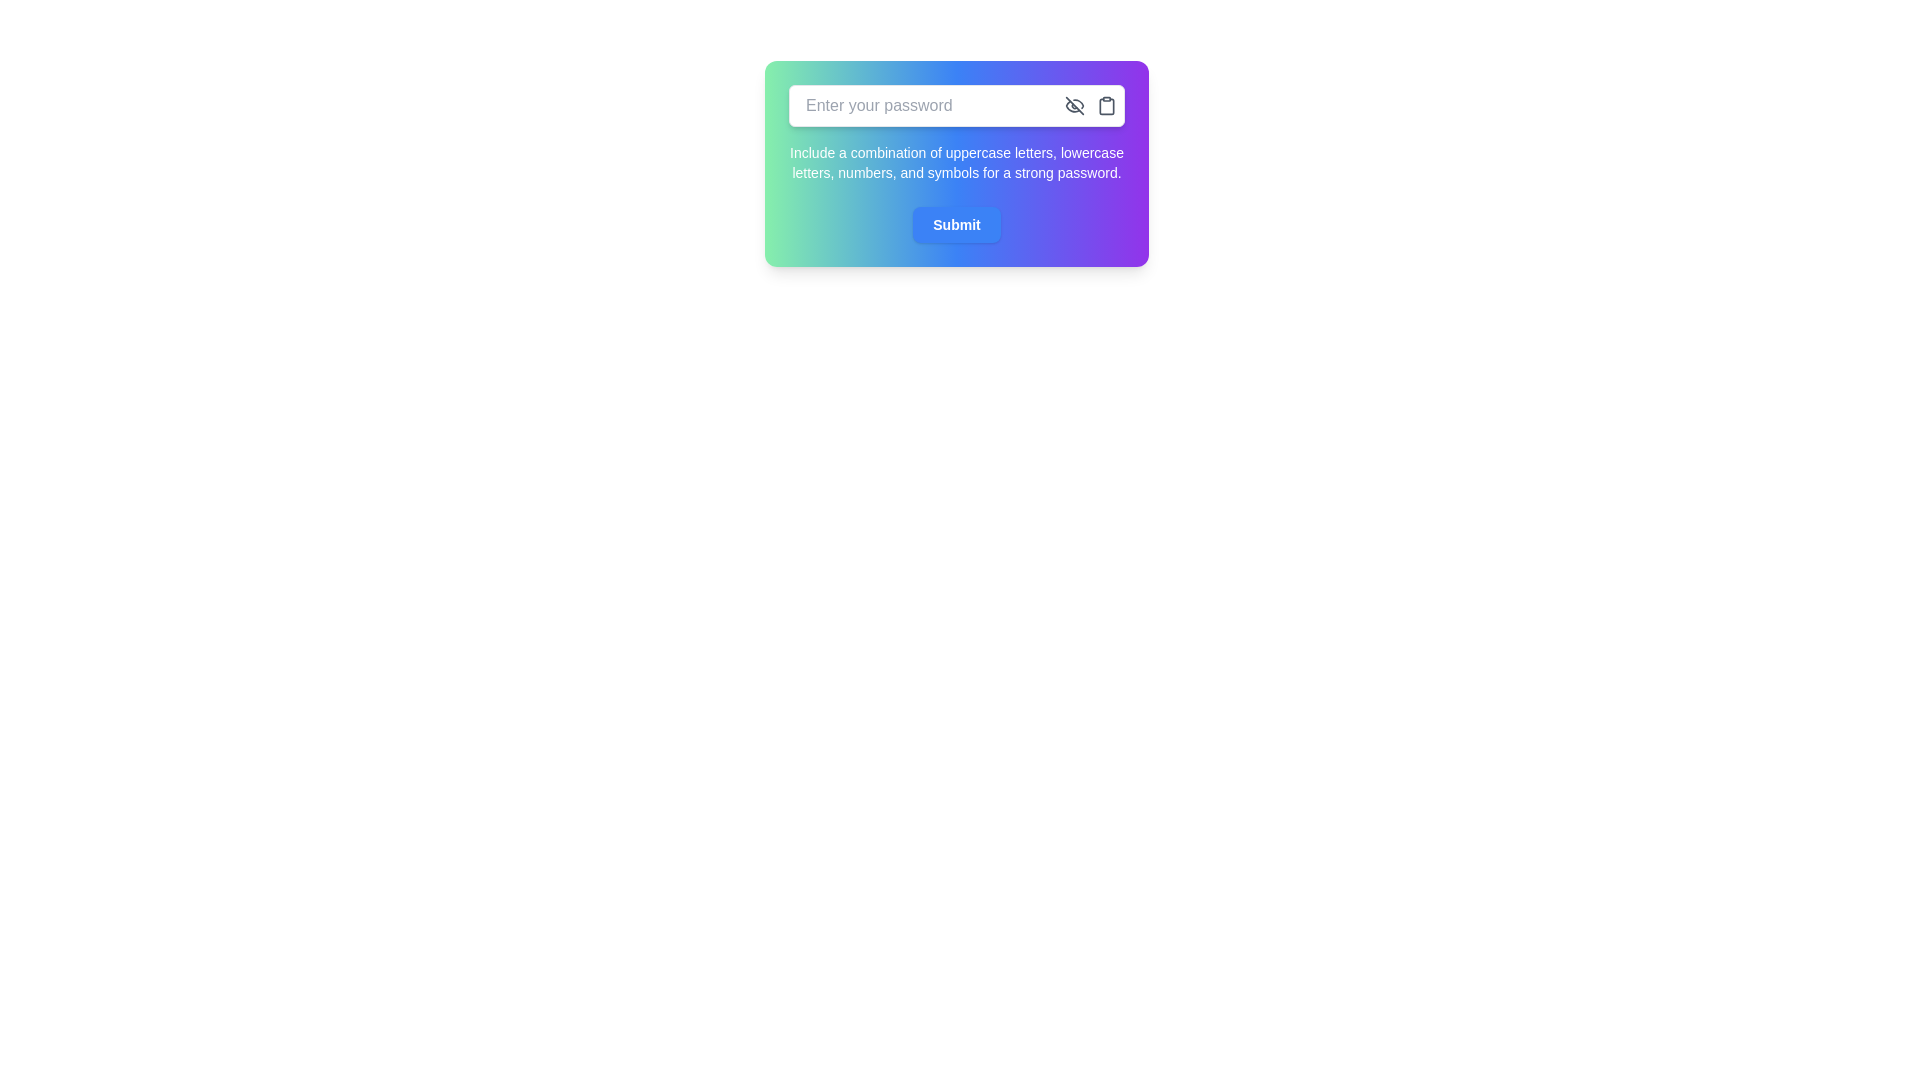 The width and height of the screenshot is (1920, 1080). I want to click on the clipboard icon button located on the far-right side of the password input field, so click(1106, 105).